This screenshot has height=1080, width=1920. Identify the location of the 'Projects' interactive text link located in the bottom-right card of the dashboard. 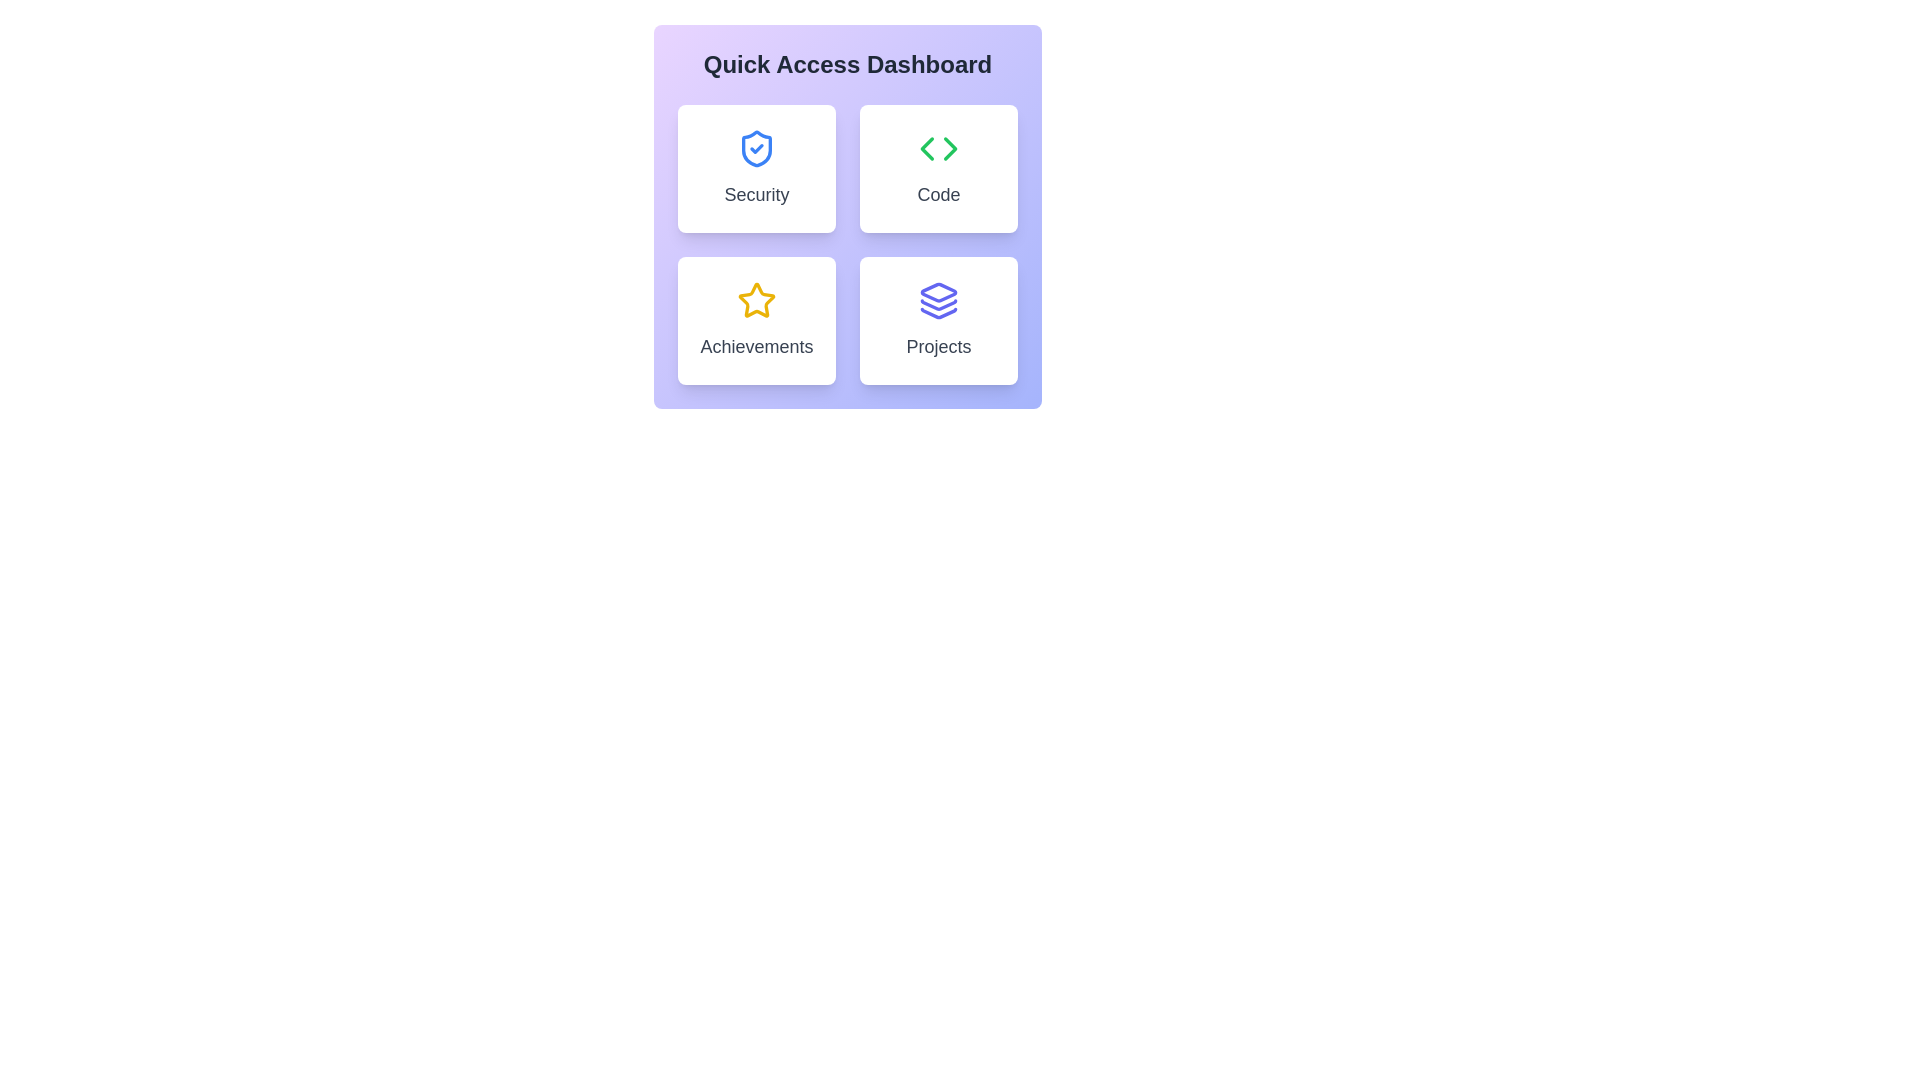
(938, 346).